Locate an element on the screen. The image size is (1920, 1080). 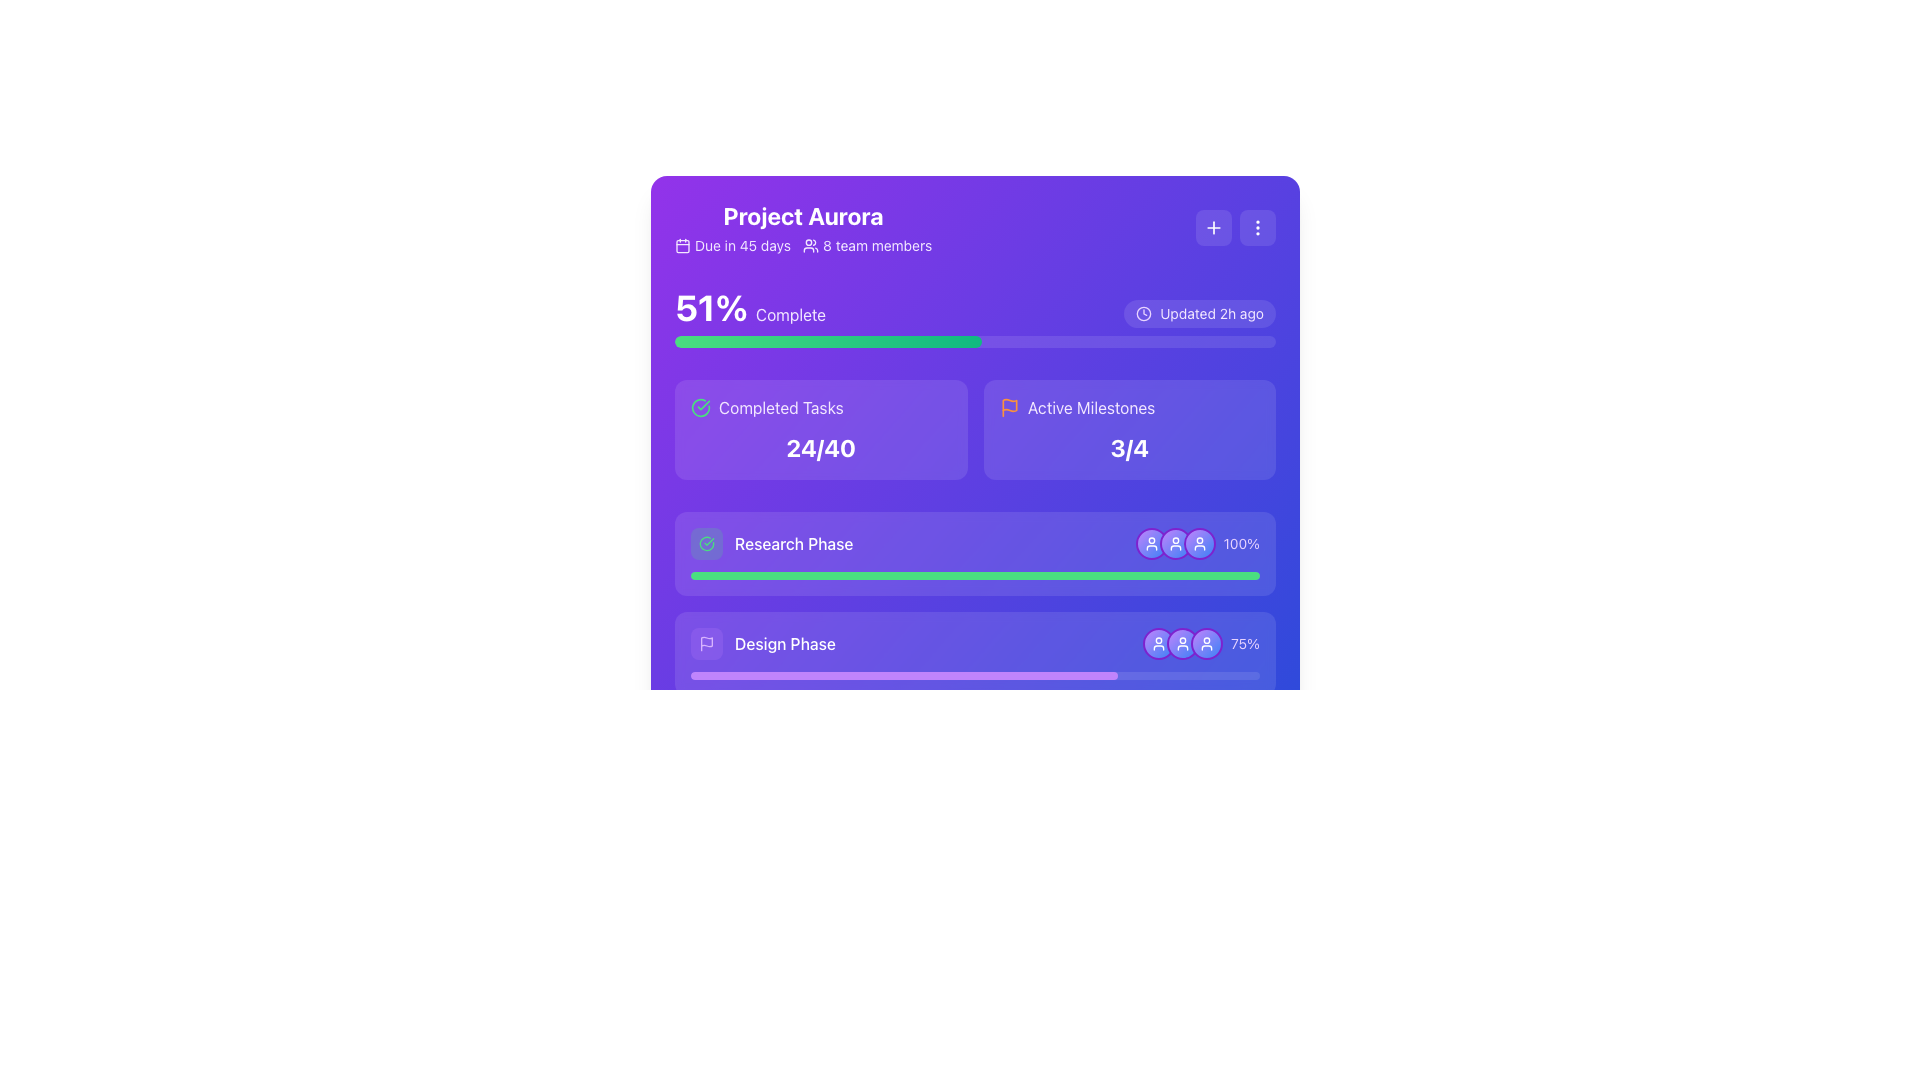
the progress label displaying '51% Complete' located below the title 'Project Aurora' and above the horizontal progress bar is located at coordinates (749, 308).